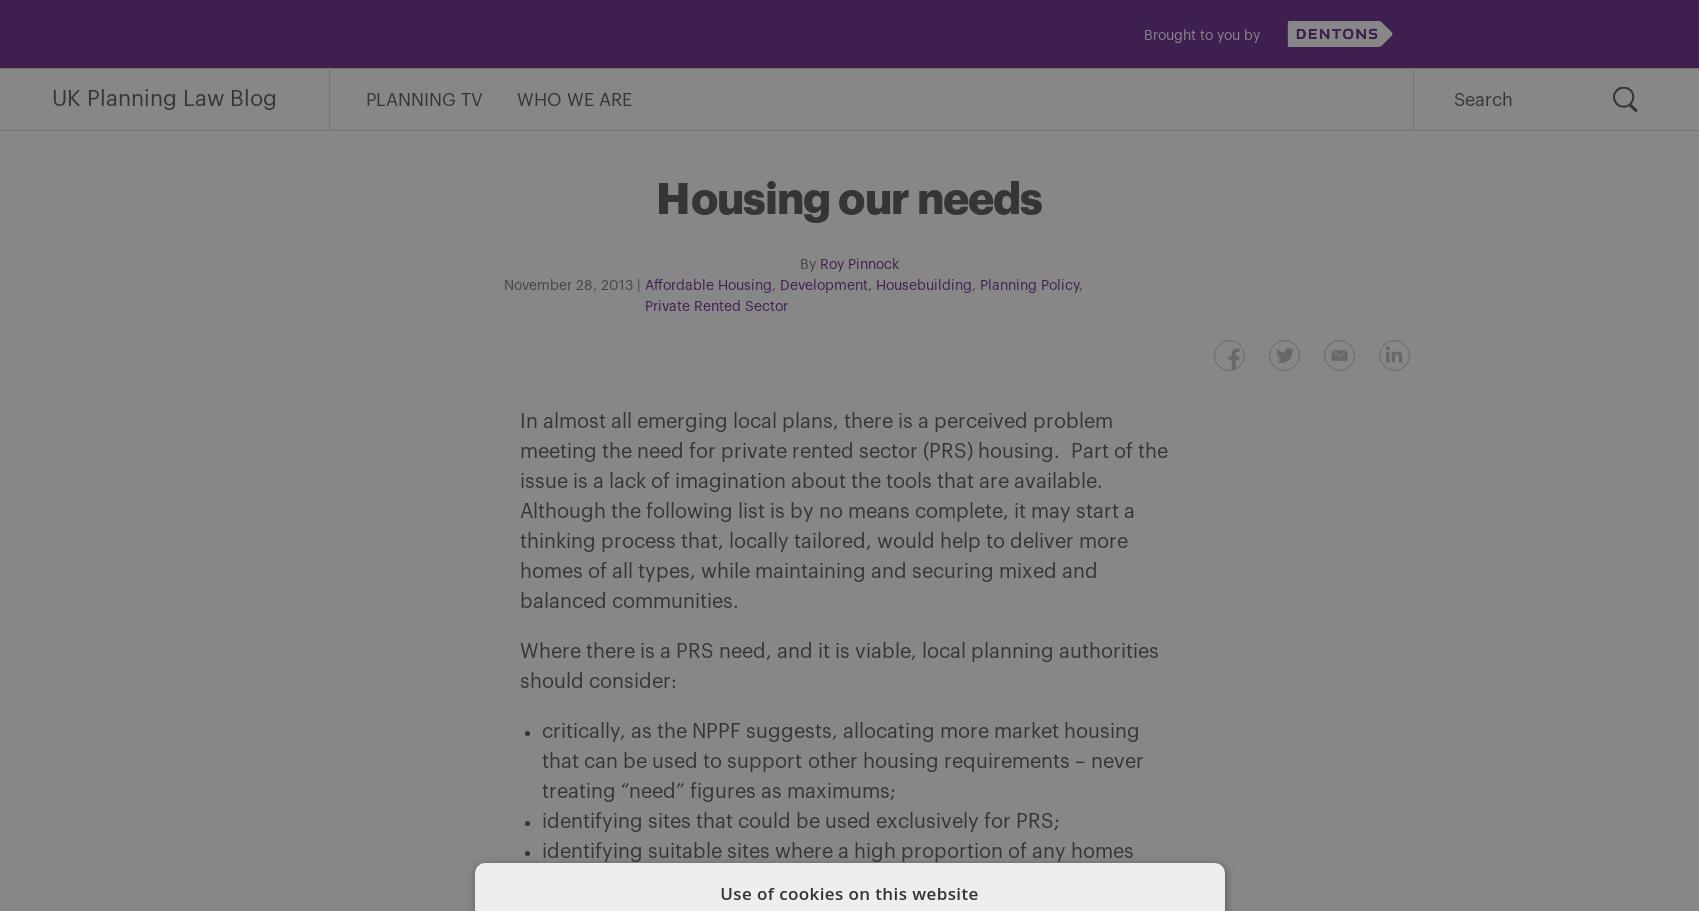  I want to click on 'Housing our needs', so click(848, 198).